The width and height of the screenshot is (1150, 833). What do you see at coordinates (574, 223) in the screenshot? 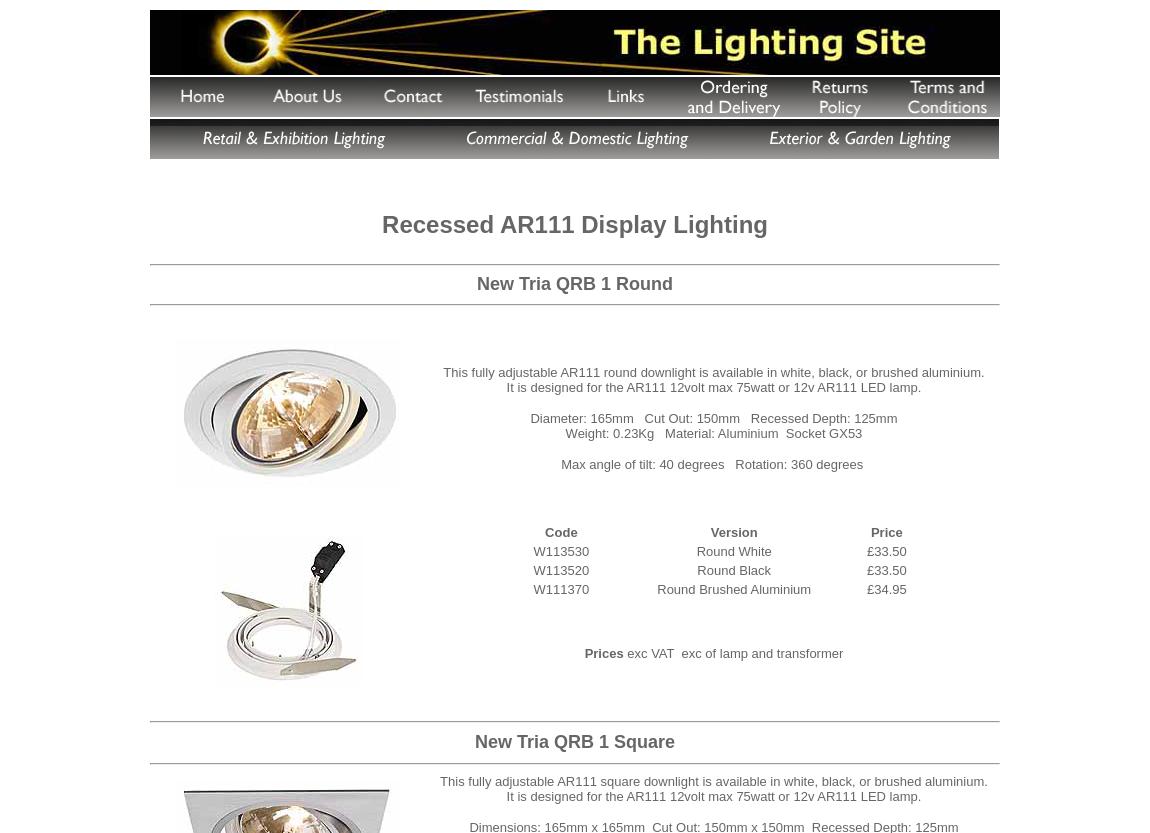
I see `'Recessed 
    AR111 Display Lighting'` at bounding box center [574, 223].